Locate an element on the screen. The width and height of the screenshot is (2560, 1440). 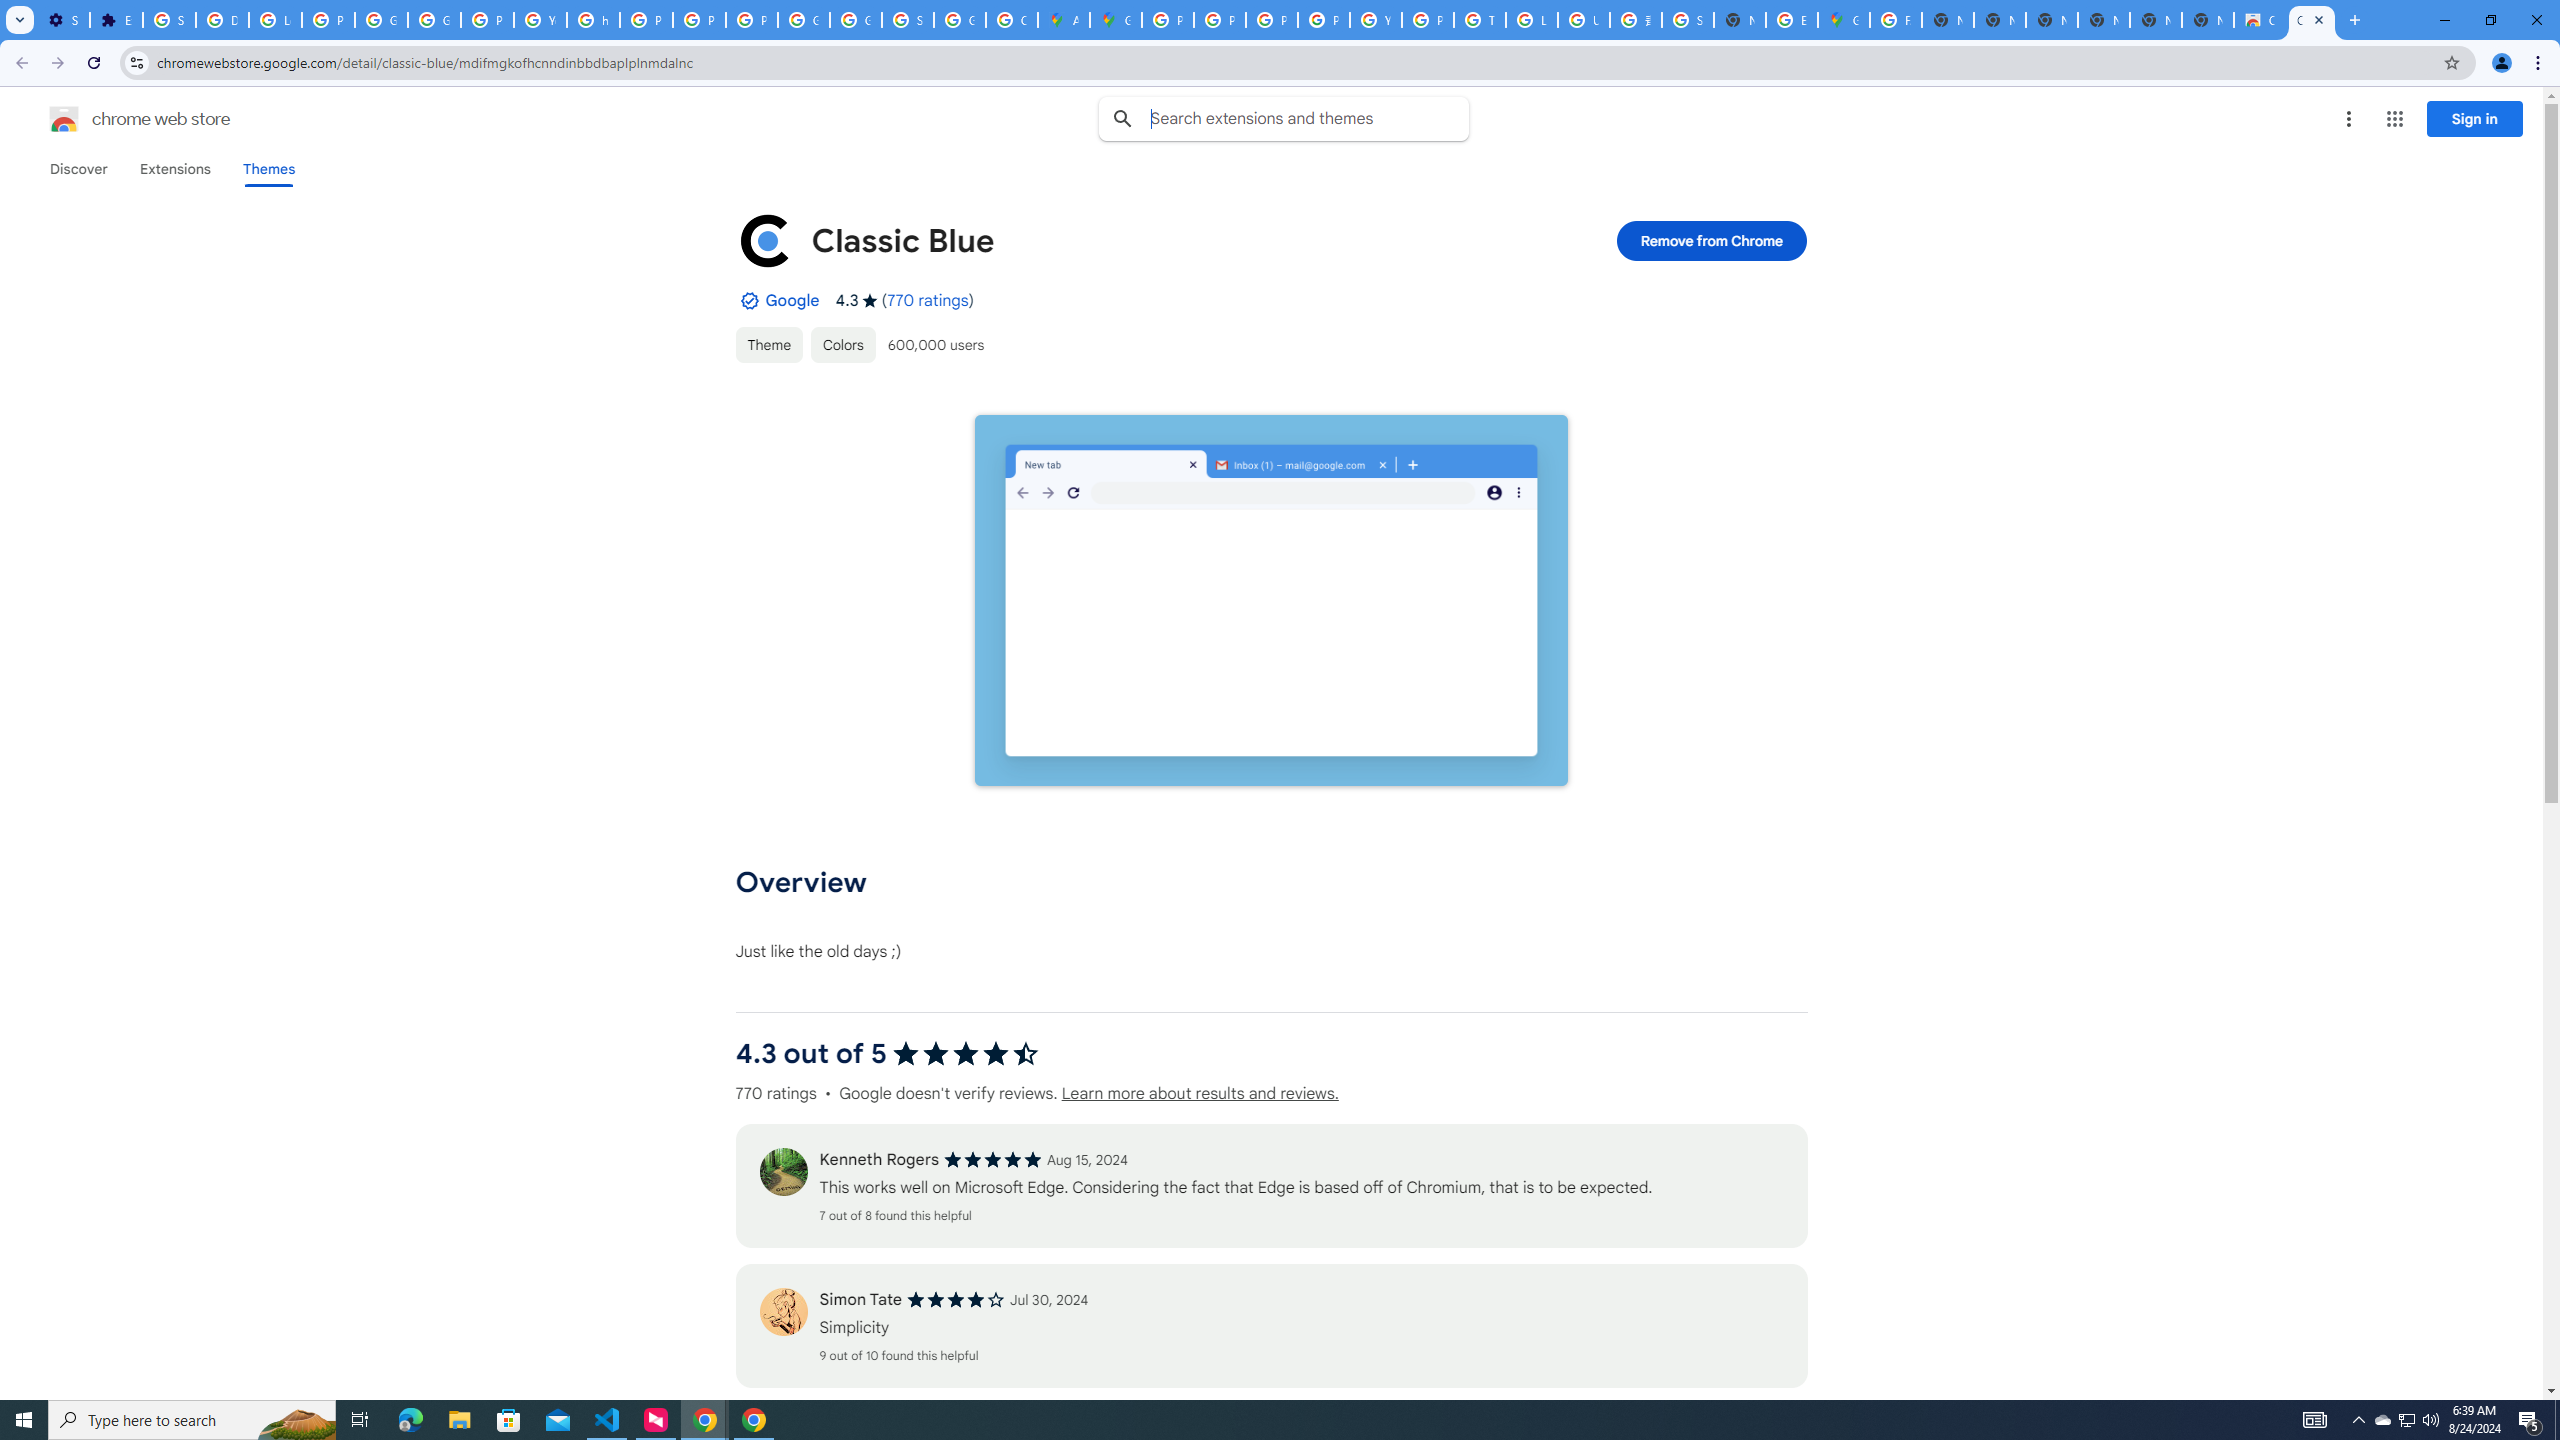
'Chrome Web Store logo' is located at coordinates (64, 118).